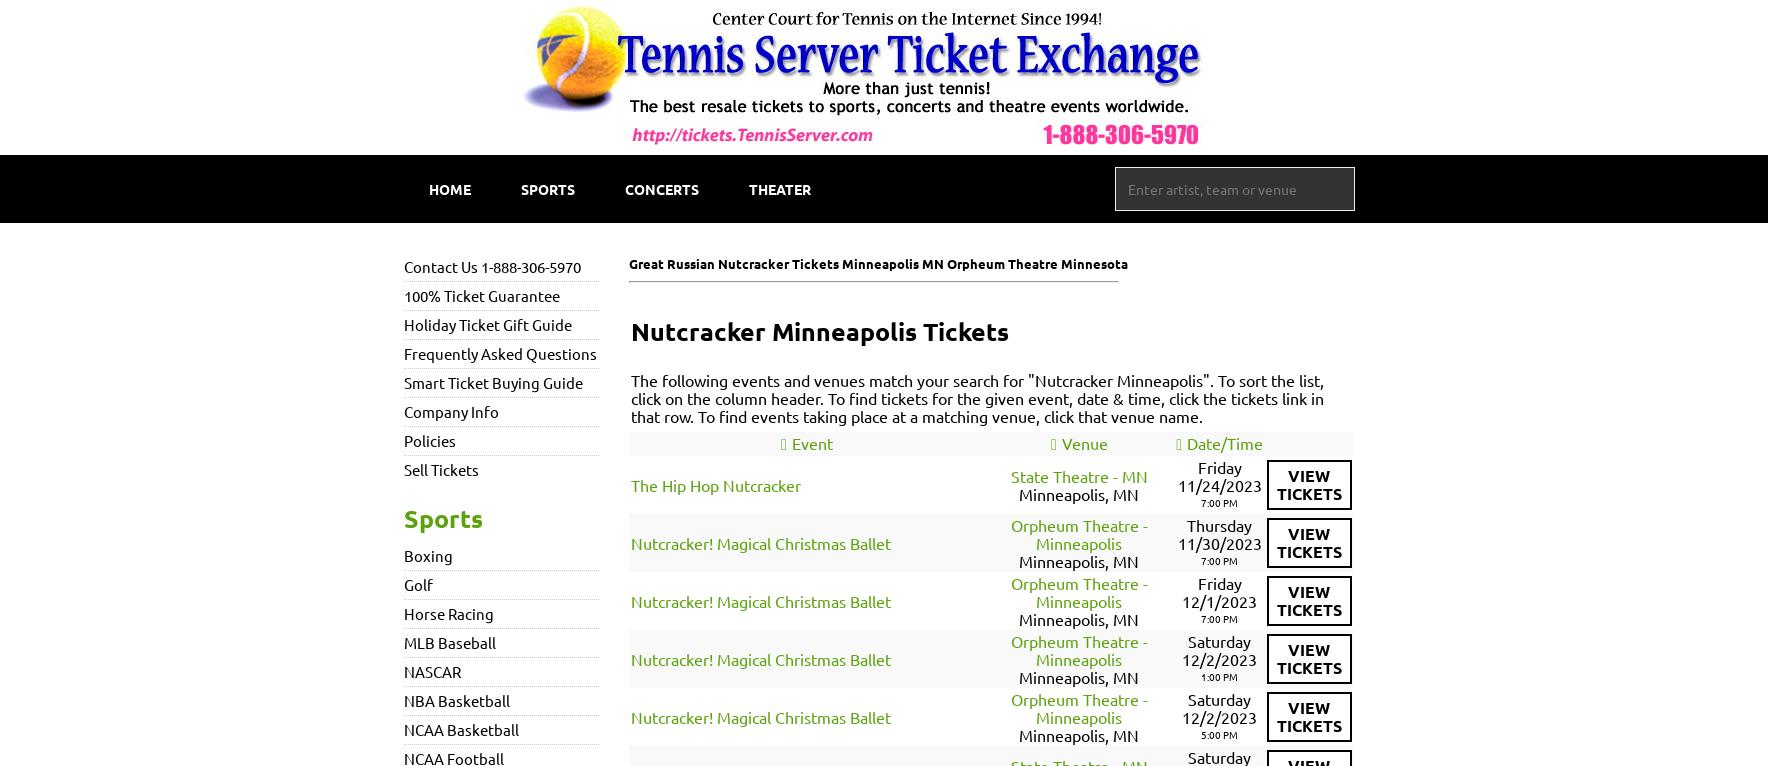 The width and height of the screenshot is (1768, 766). Describe the element at coordinates (1077, 474) in the screenshot. I see `'State Theatre - MN'` at that location.